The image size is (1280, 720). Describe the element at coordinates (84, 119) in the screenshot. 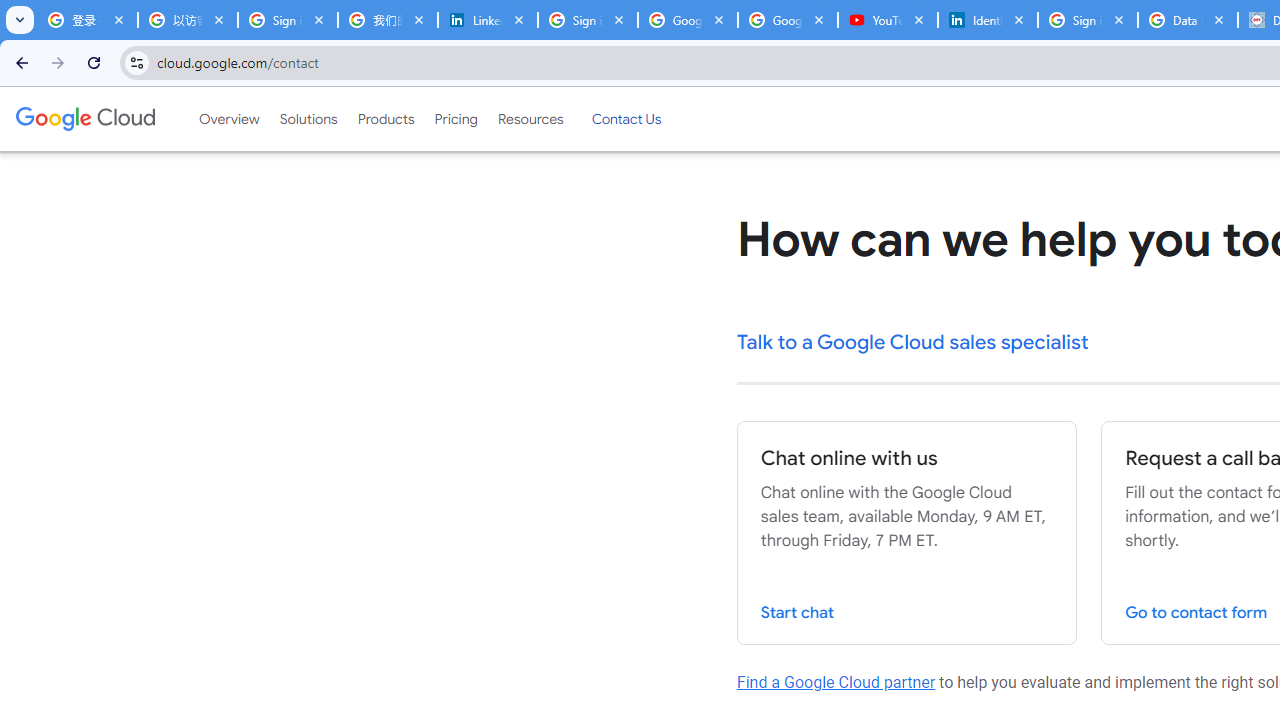

I see `'Google Cloud'` at that location.